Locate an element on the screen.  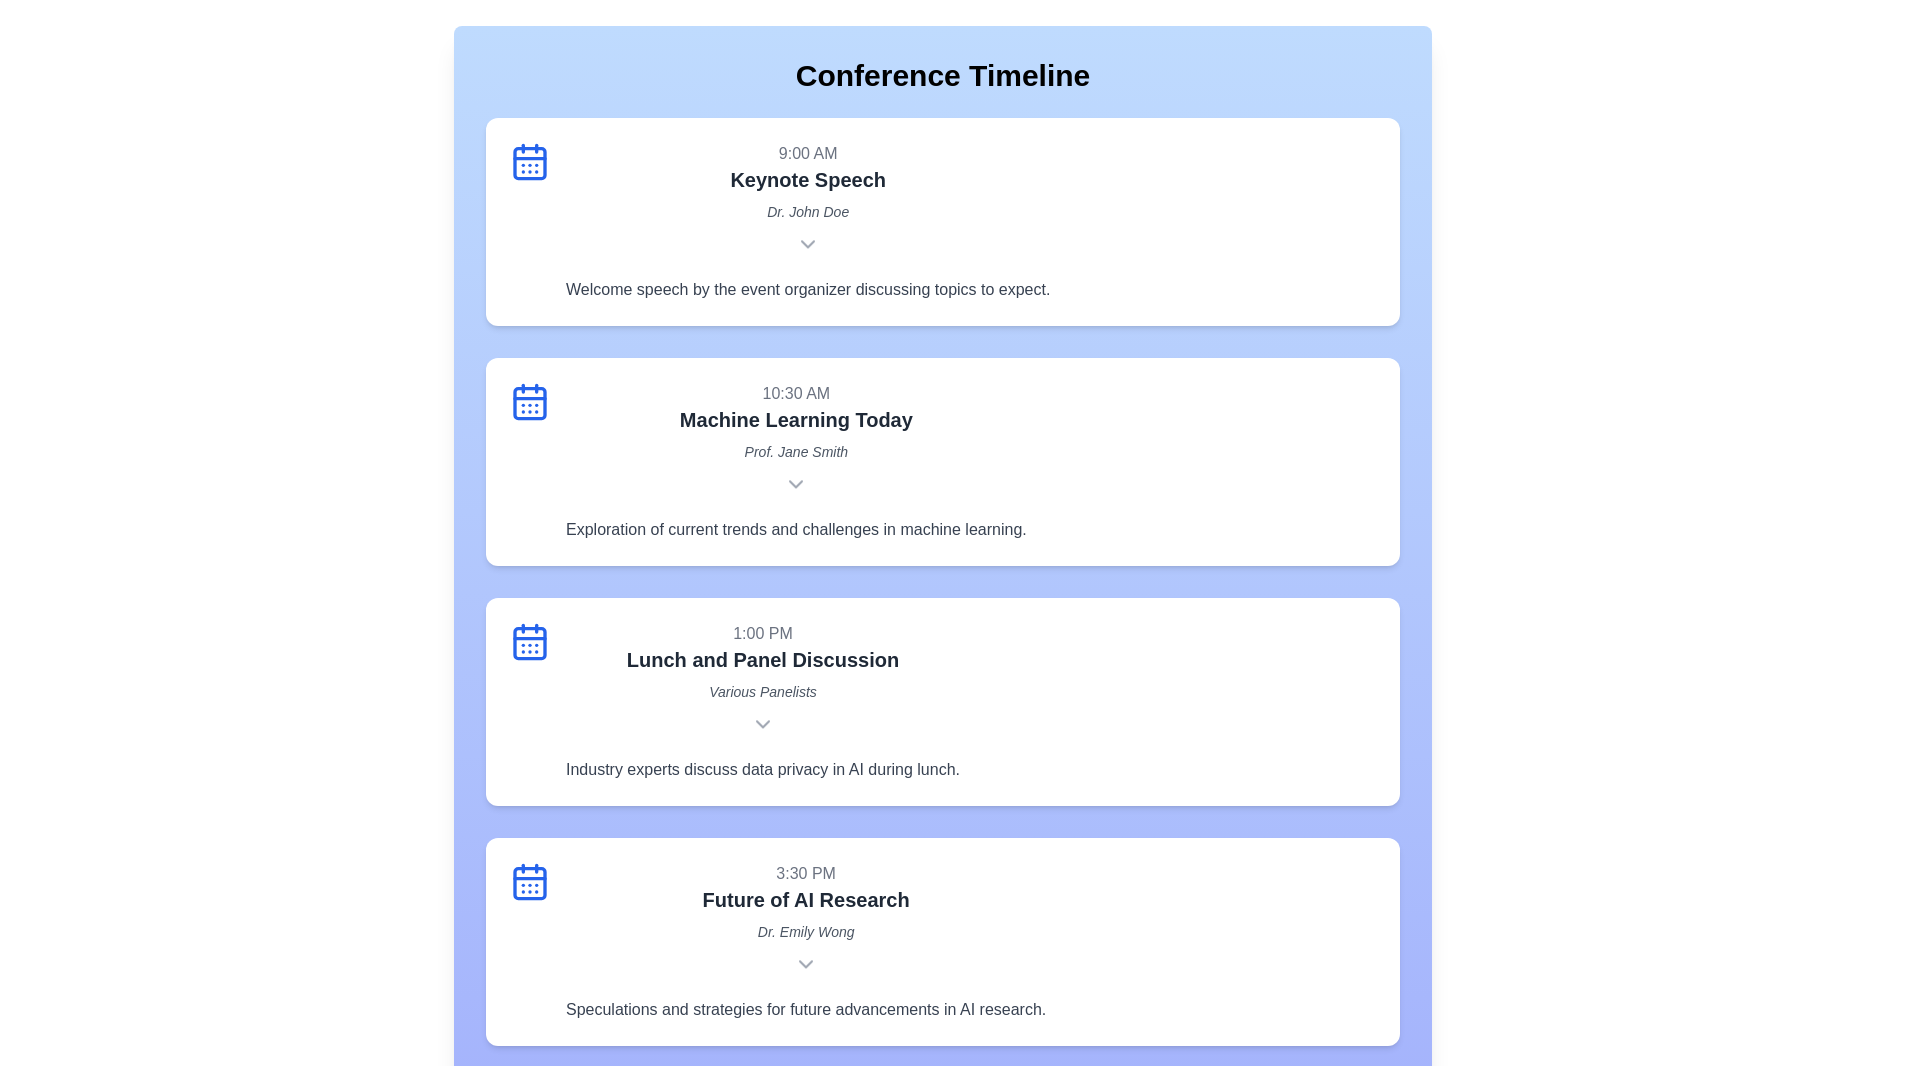
the non-interactive text display indicating 'Various Panelists' in the panel titled 'Lunch and Panel Discussion.' is located at coordinates (762, 690).